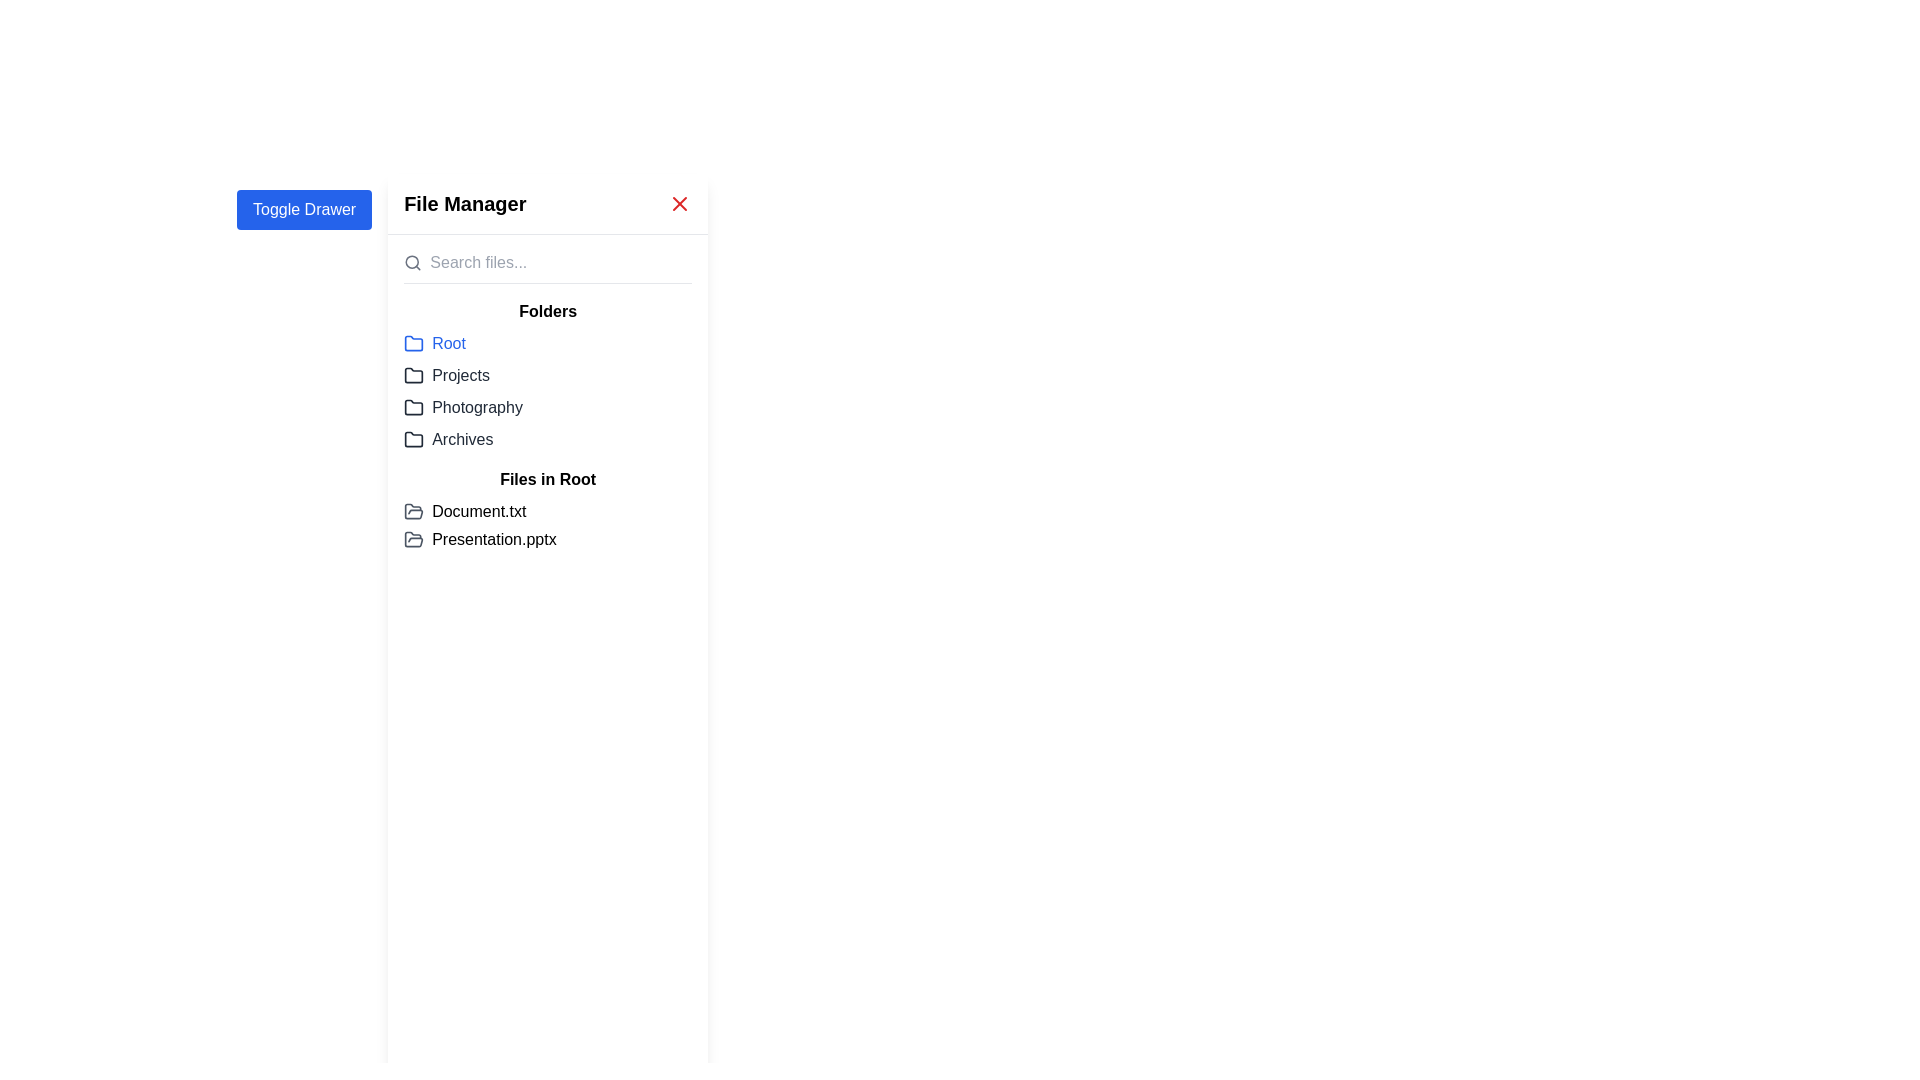  I want to click on the composite element representing the 'Root' directory, located at the top of the 'Folders' section in the left sidebar, so click(434, 342).